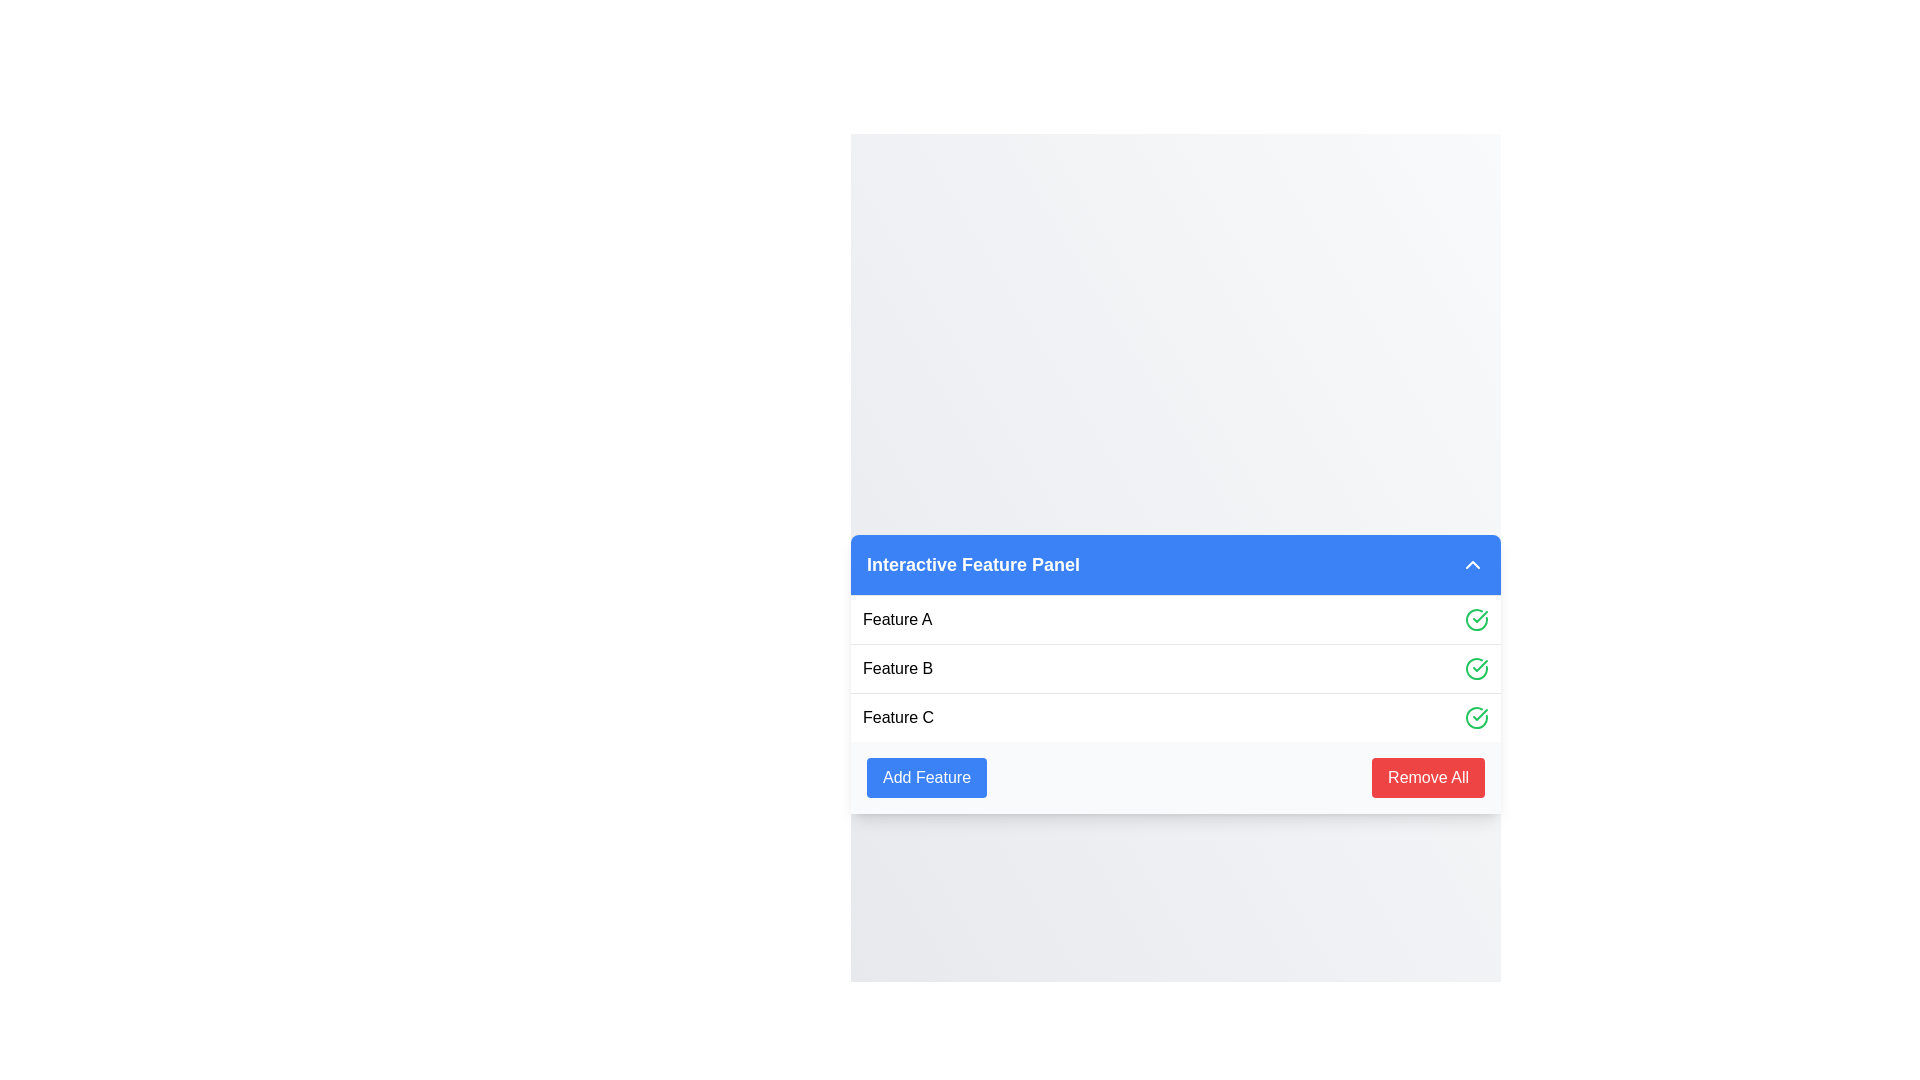 The width and height of the screenshot is (1920, 1080). What do you see at coordinates (897, 716) in the screenshot?
I see `the Label containing the text 'Feature C', which is styled as plain black text and located below the rows labeled 'Feature A' and 'Feature B'` at bounding box center [897, 716].